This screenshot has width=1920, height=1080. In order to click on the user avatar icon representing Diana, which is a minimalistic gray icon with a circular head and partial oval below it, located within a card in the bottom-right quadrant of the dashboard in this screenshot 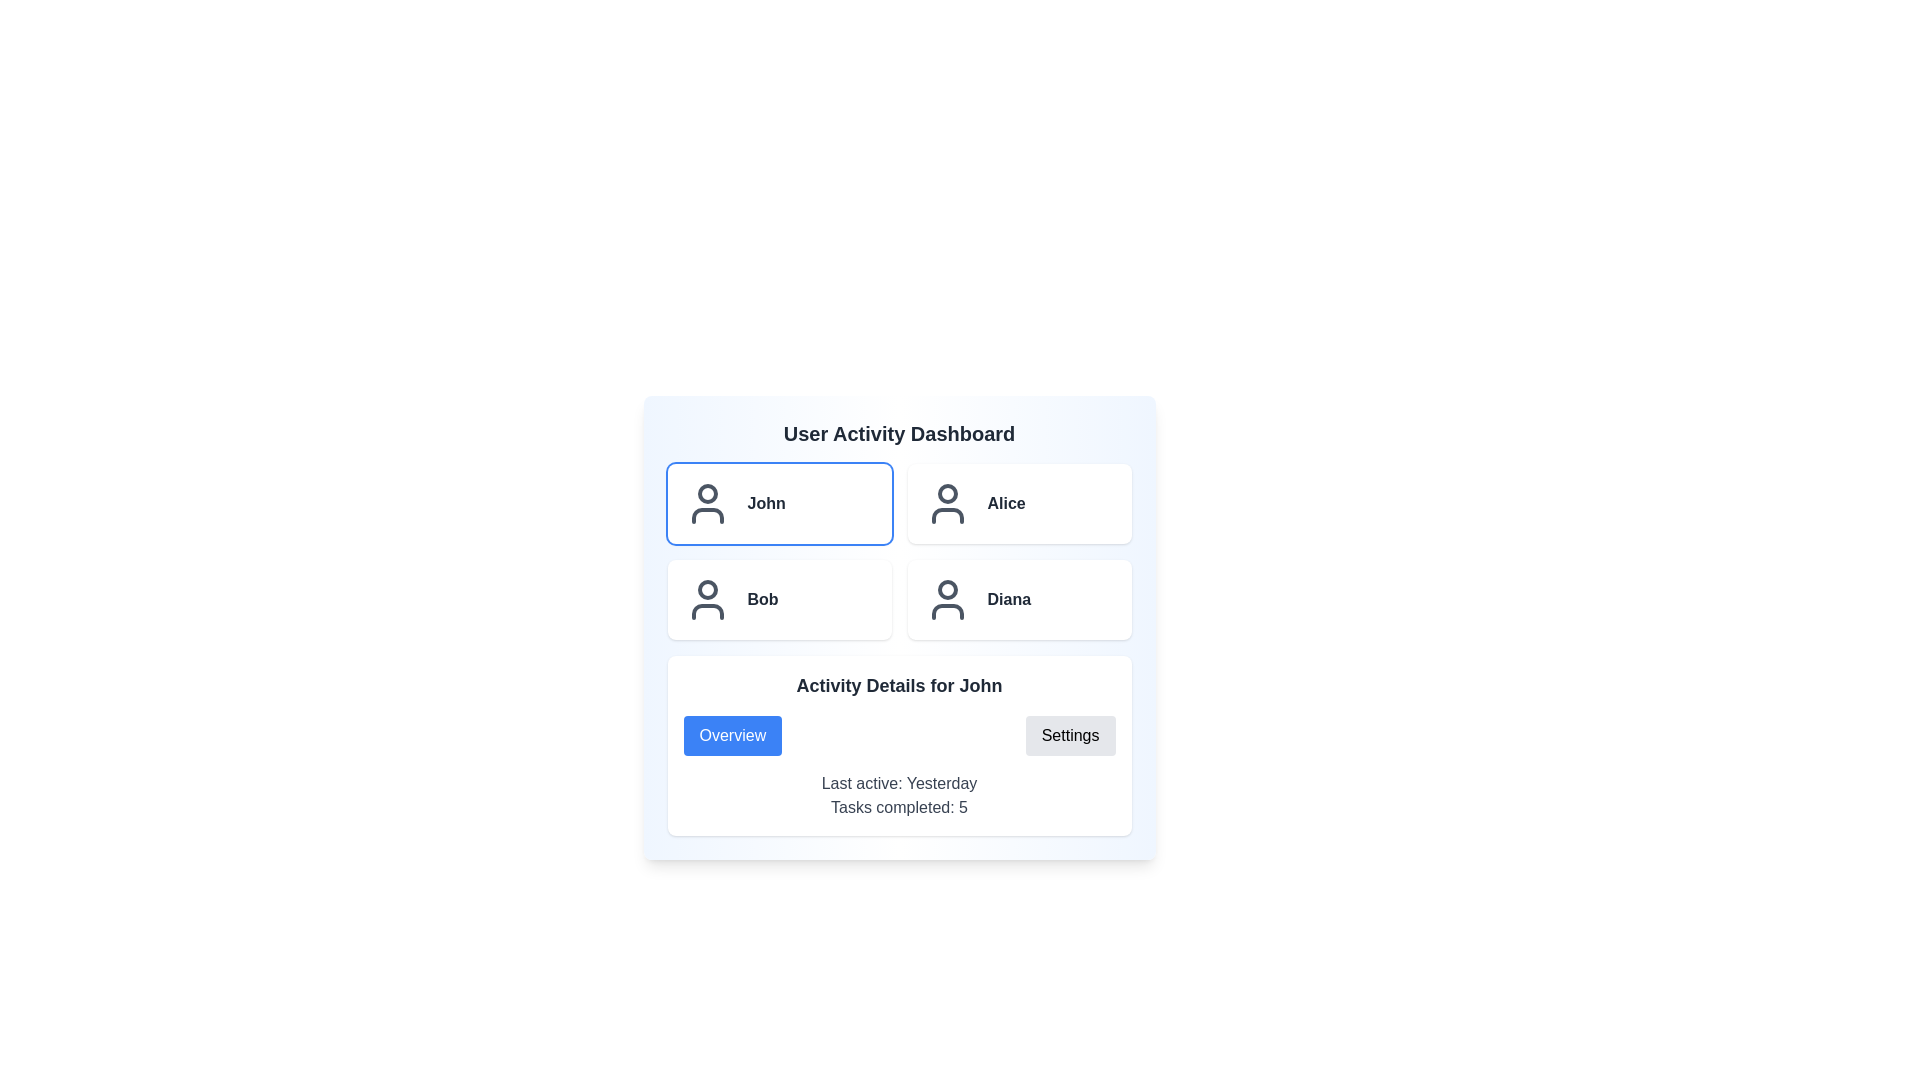, I will do `click(946, 599)`.